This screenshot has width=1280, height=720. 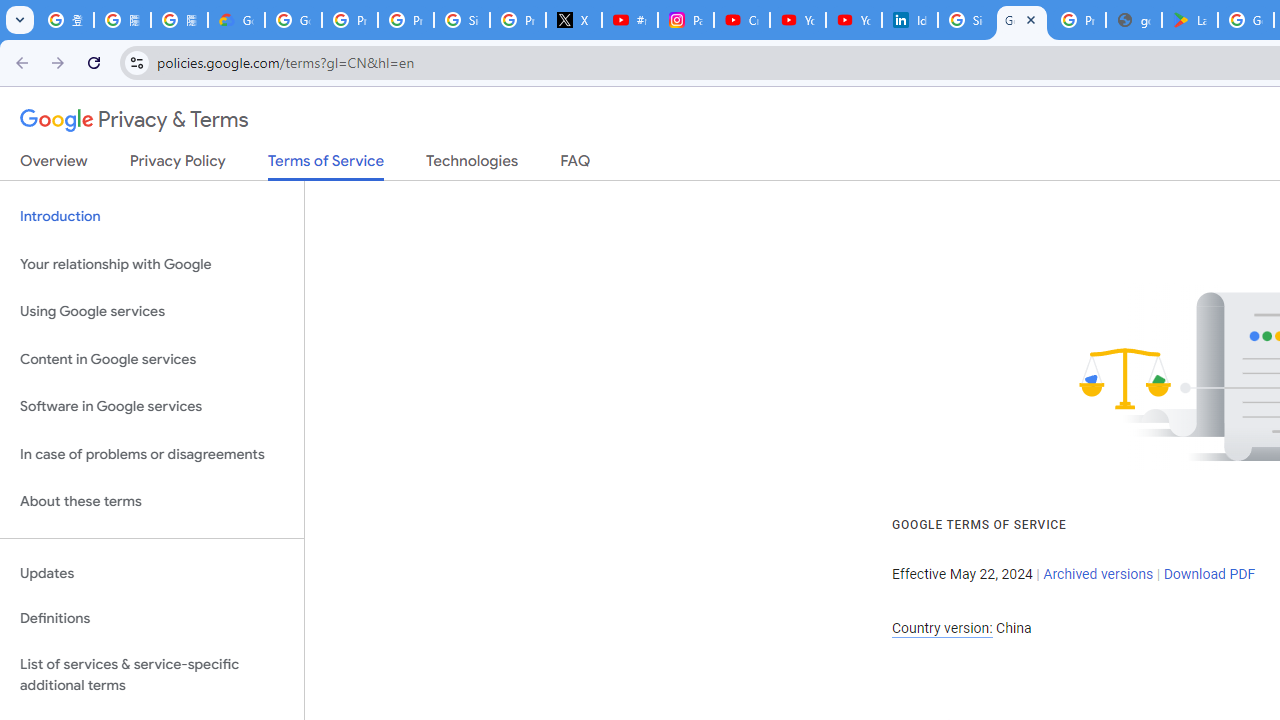 What do you see at coordinates (151, 263) in the screenshot?
I see `'Your relationship with Google'` at bounding box center [151, 263].